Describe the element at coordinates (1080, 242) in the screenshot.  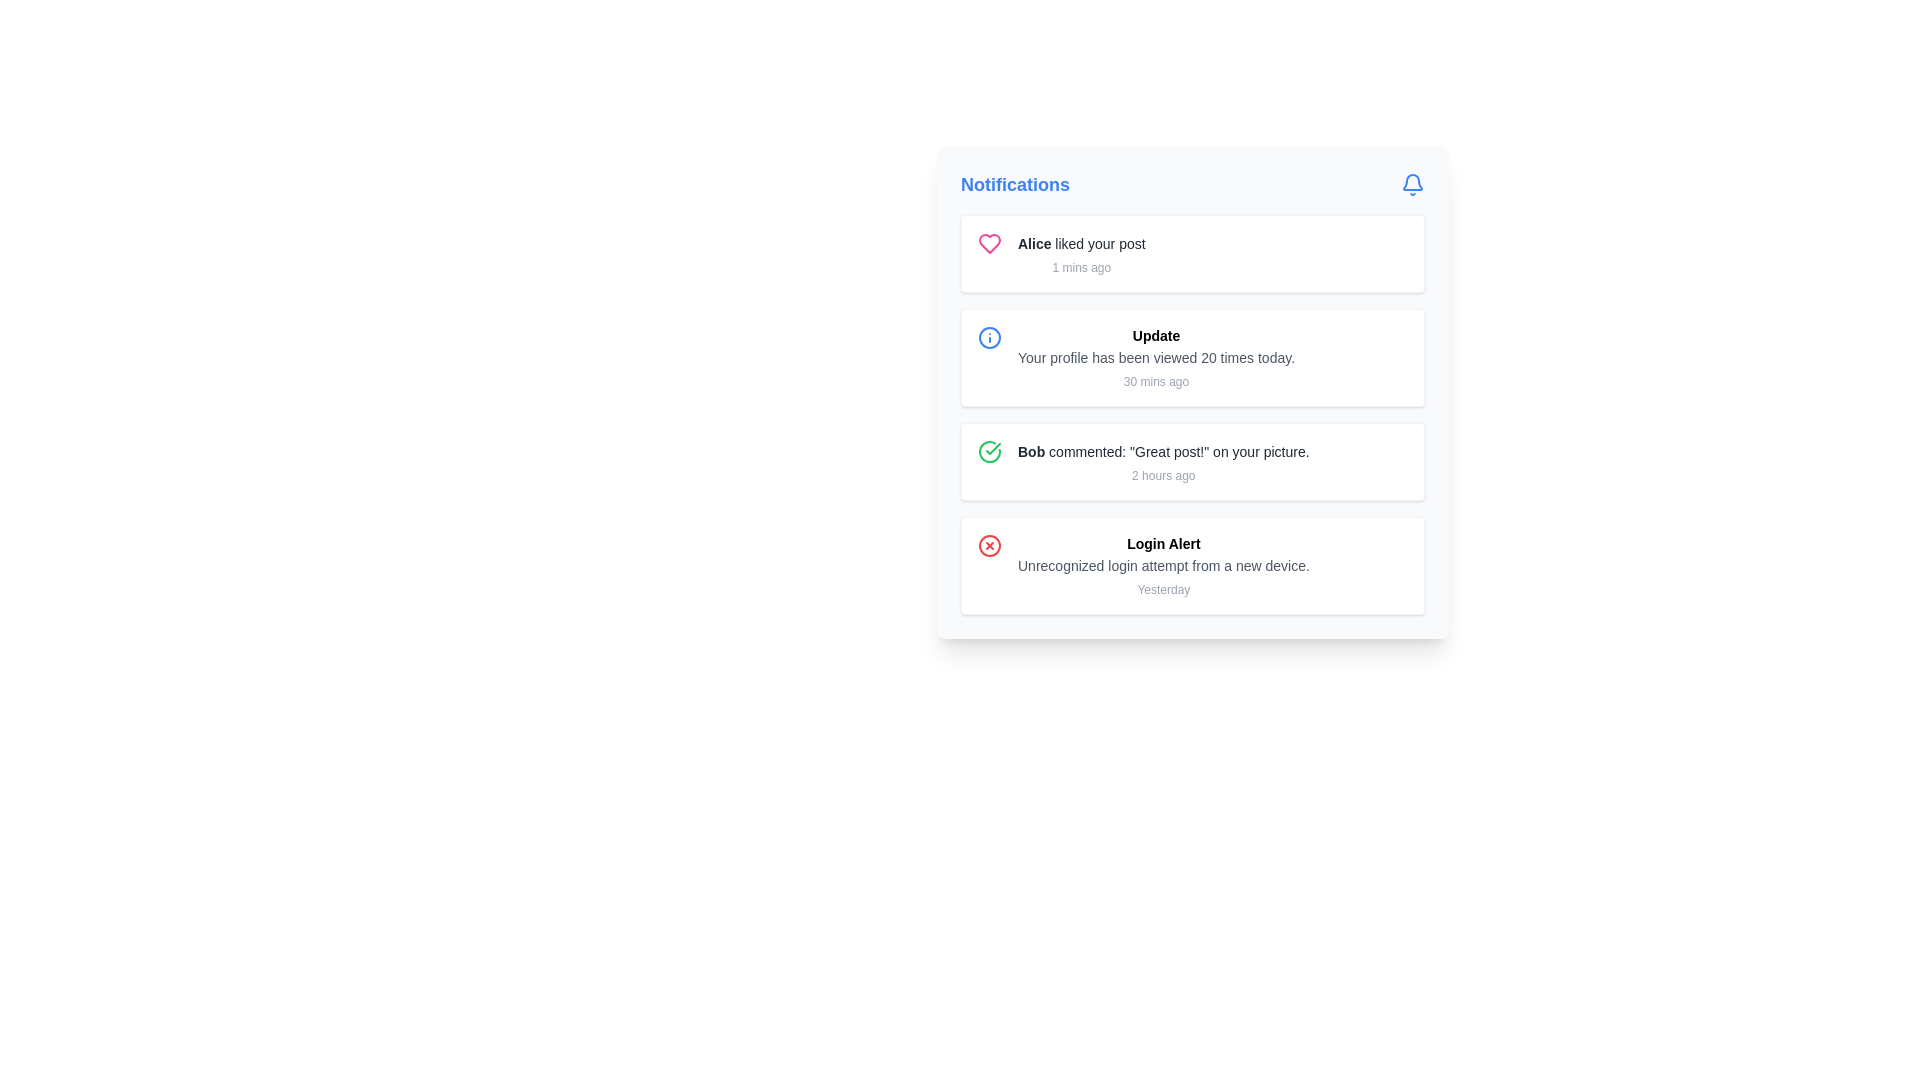
I see `text label that says 'Alice liked your post', which is located in the first notification card under the title 'Notifications' and is styled in a smaller font and dark gray color` at that location.